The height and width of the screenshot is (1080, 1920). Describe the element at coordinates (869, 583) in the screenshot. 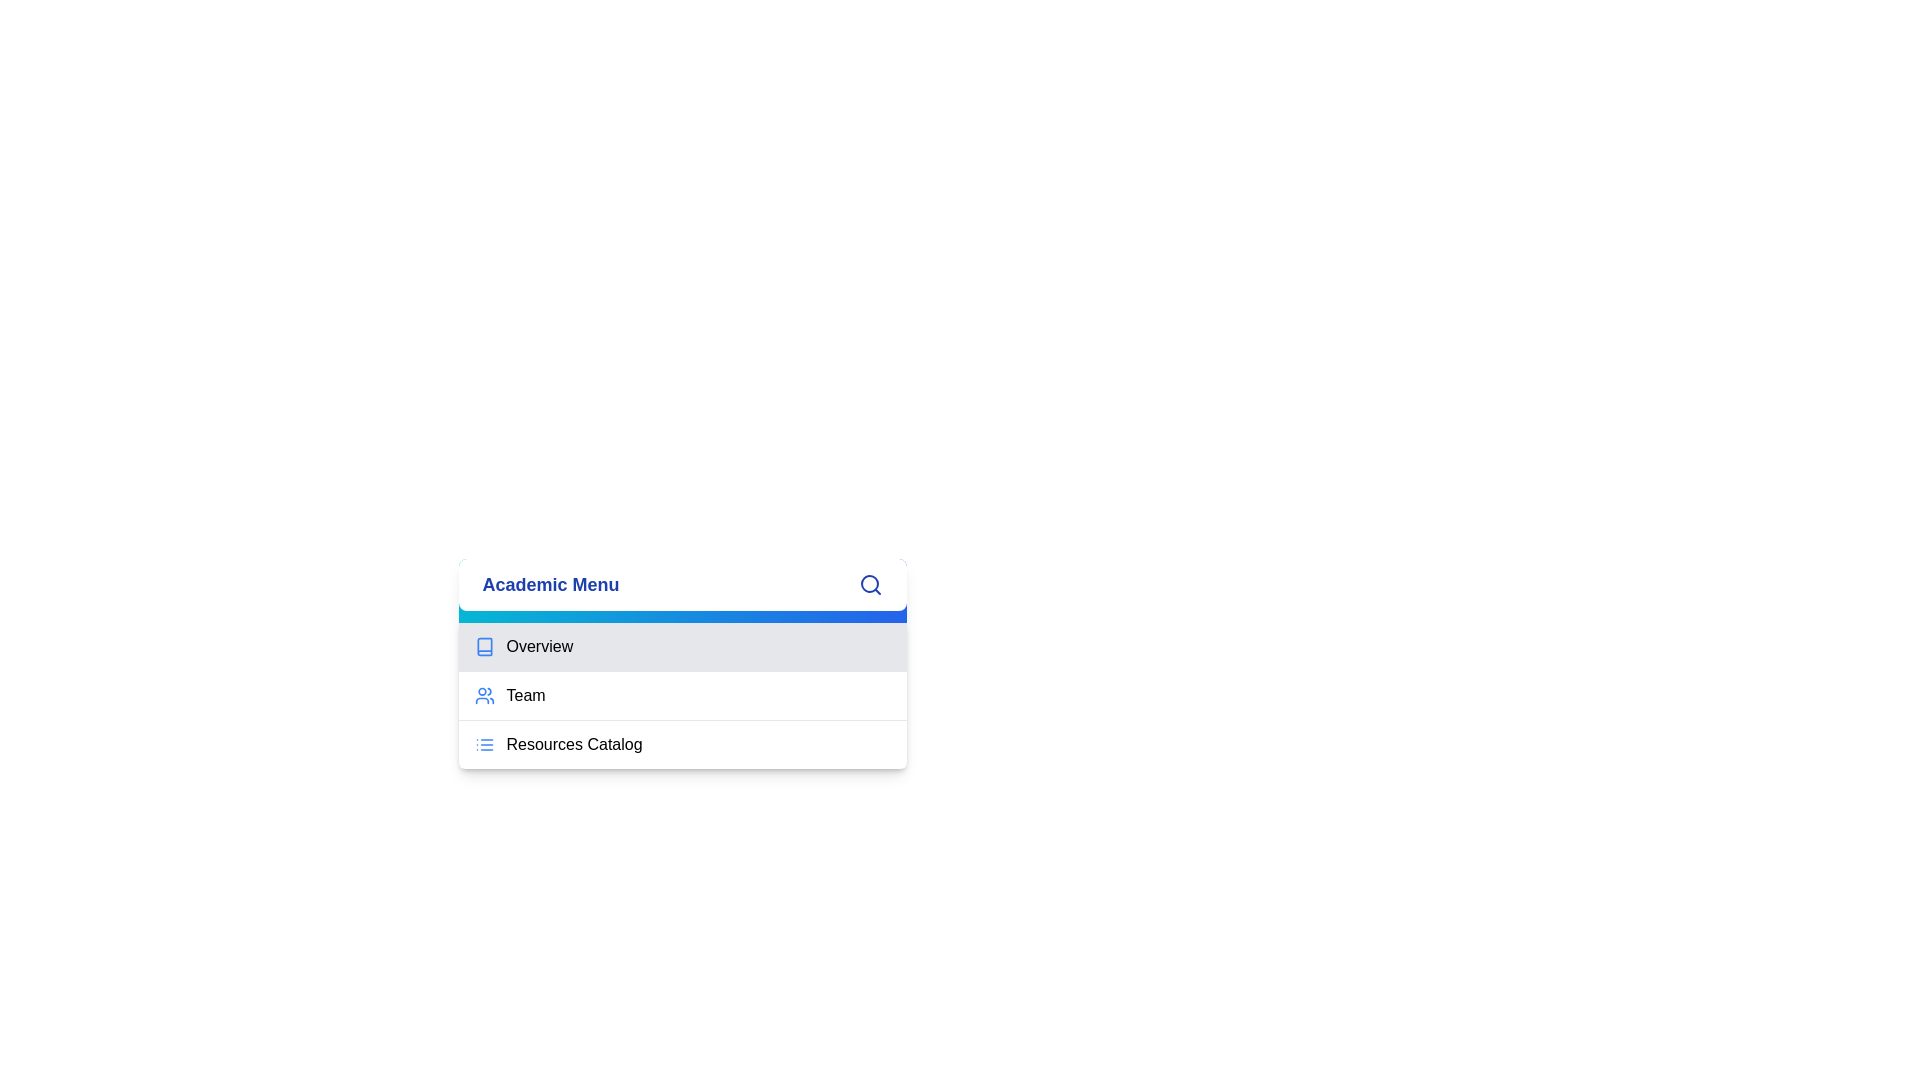

I see `the search icon located on the far-right side of the 'Academic Menu' title bar, which initiates a search-related action` at that location.